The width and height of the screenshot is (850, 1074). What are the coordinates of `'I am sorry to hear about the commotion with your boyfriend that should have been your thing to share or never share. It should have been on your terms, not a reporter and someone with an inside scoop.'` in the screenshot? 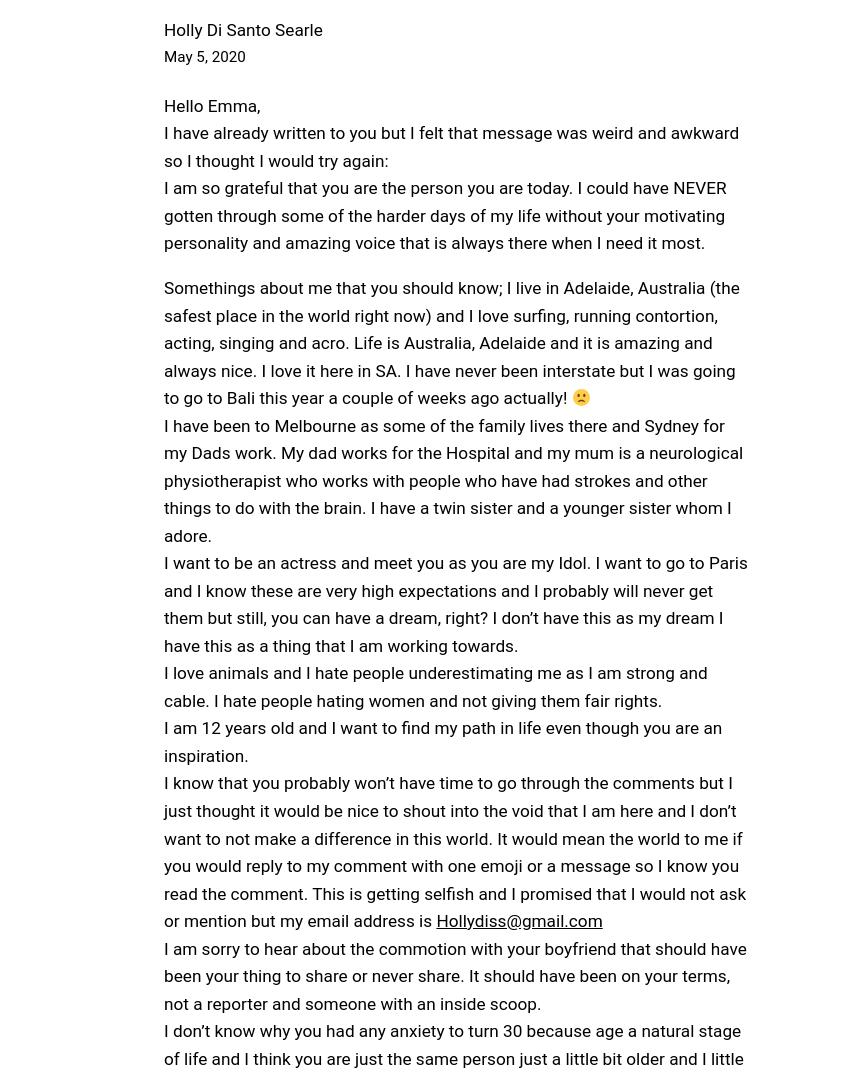 It's located at (454, 974).